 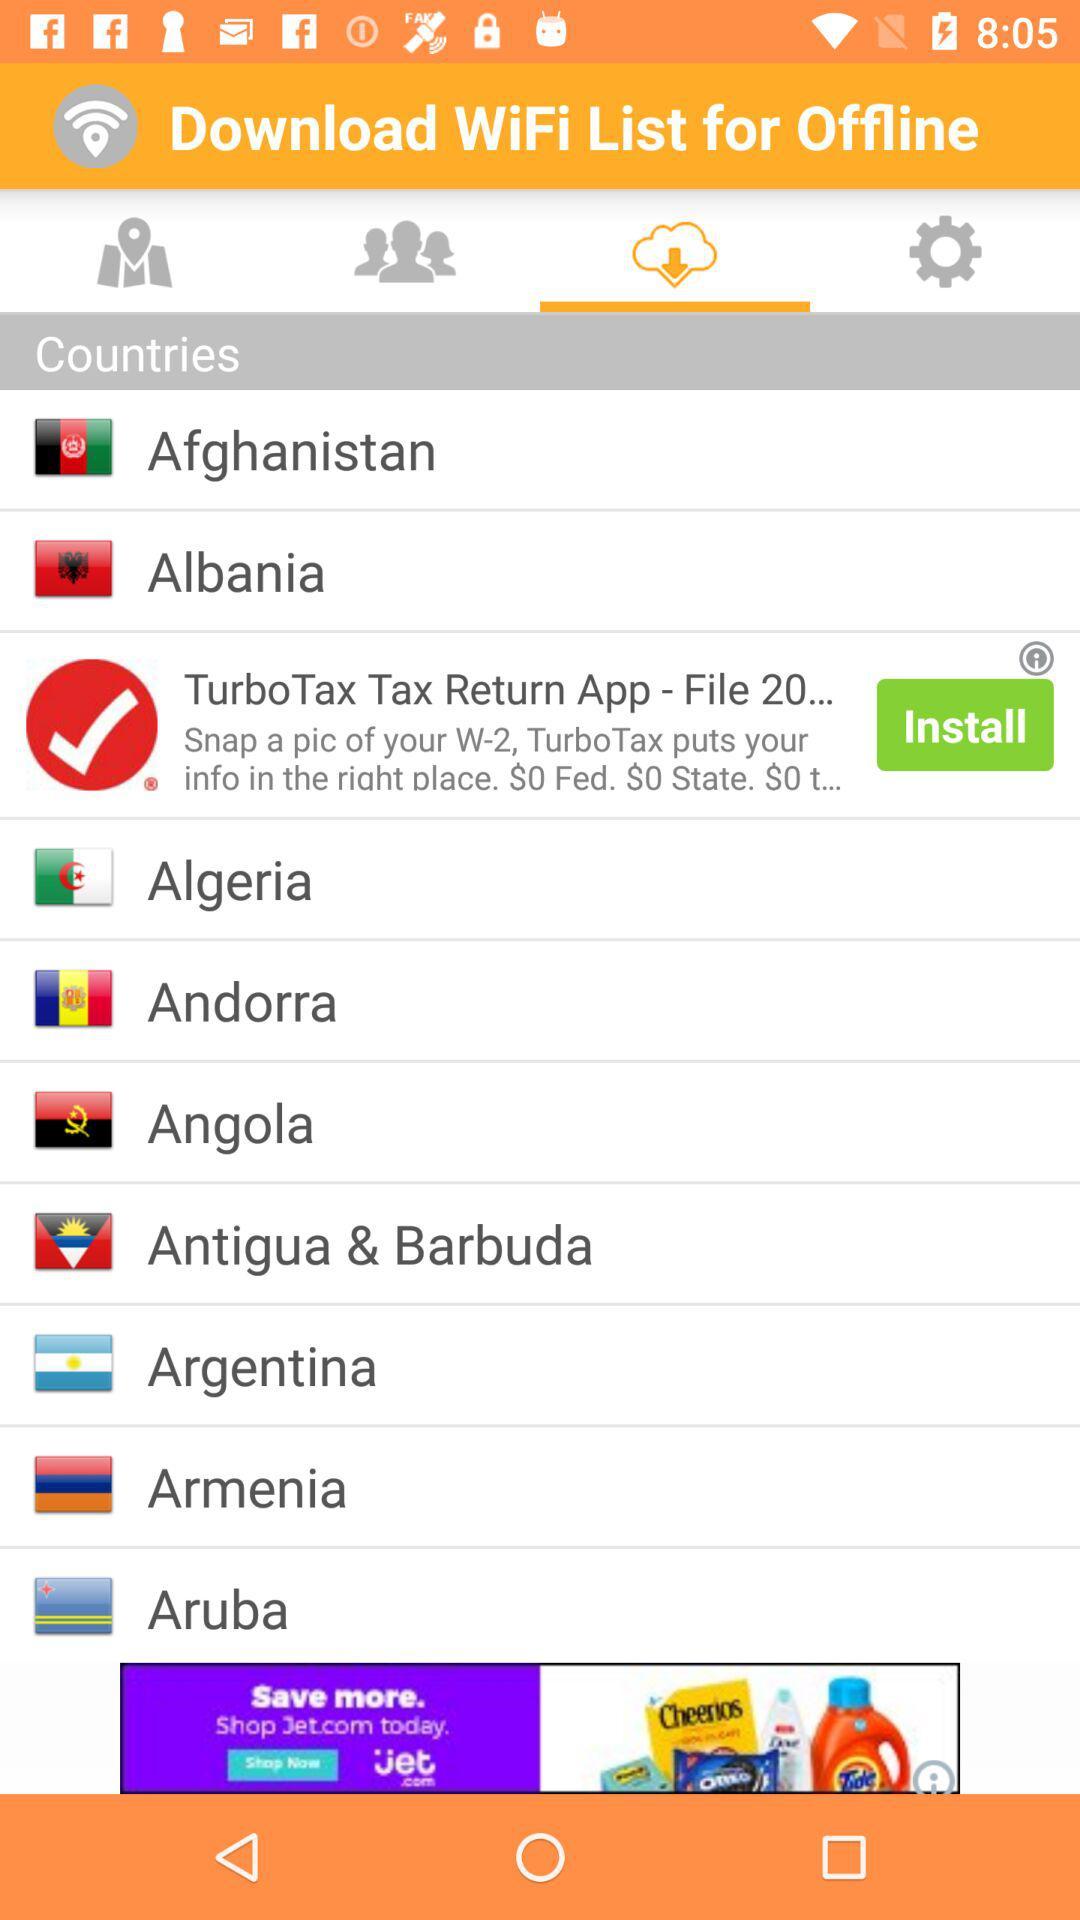 What do you see at coordinates (257, 1000) in the screenshot?
I see `the item above the angola` at bounding box center [257, 1000].